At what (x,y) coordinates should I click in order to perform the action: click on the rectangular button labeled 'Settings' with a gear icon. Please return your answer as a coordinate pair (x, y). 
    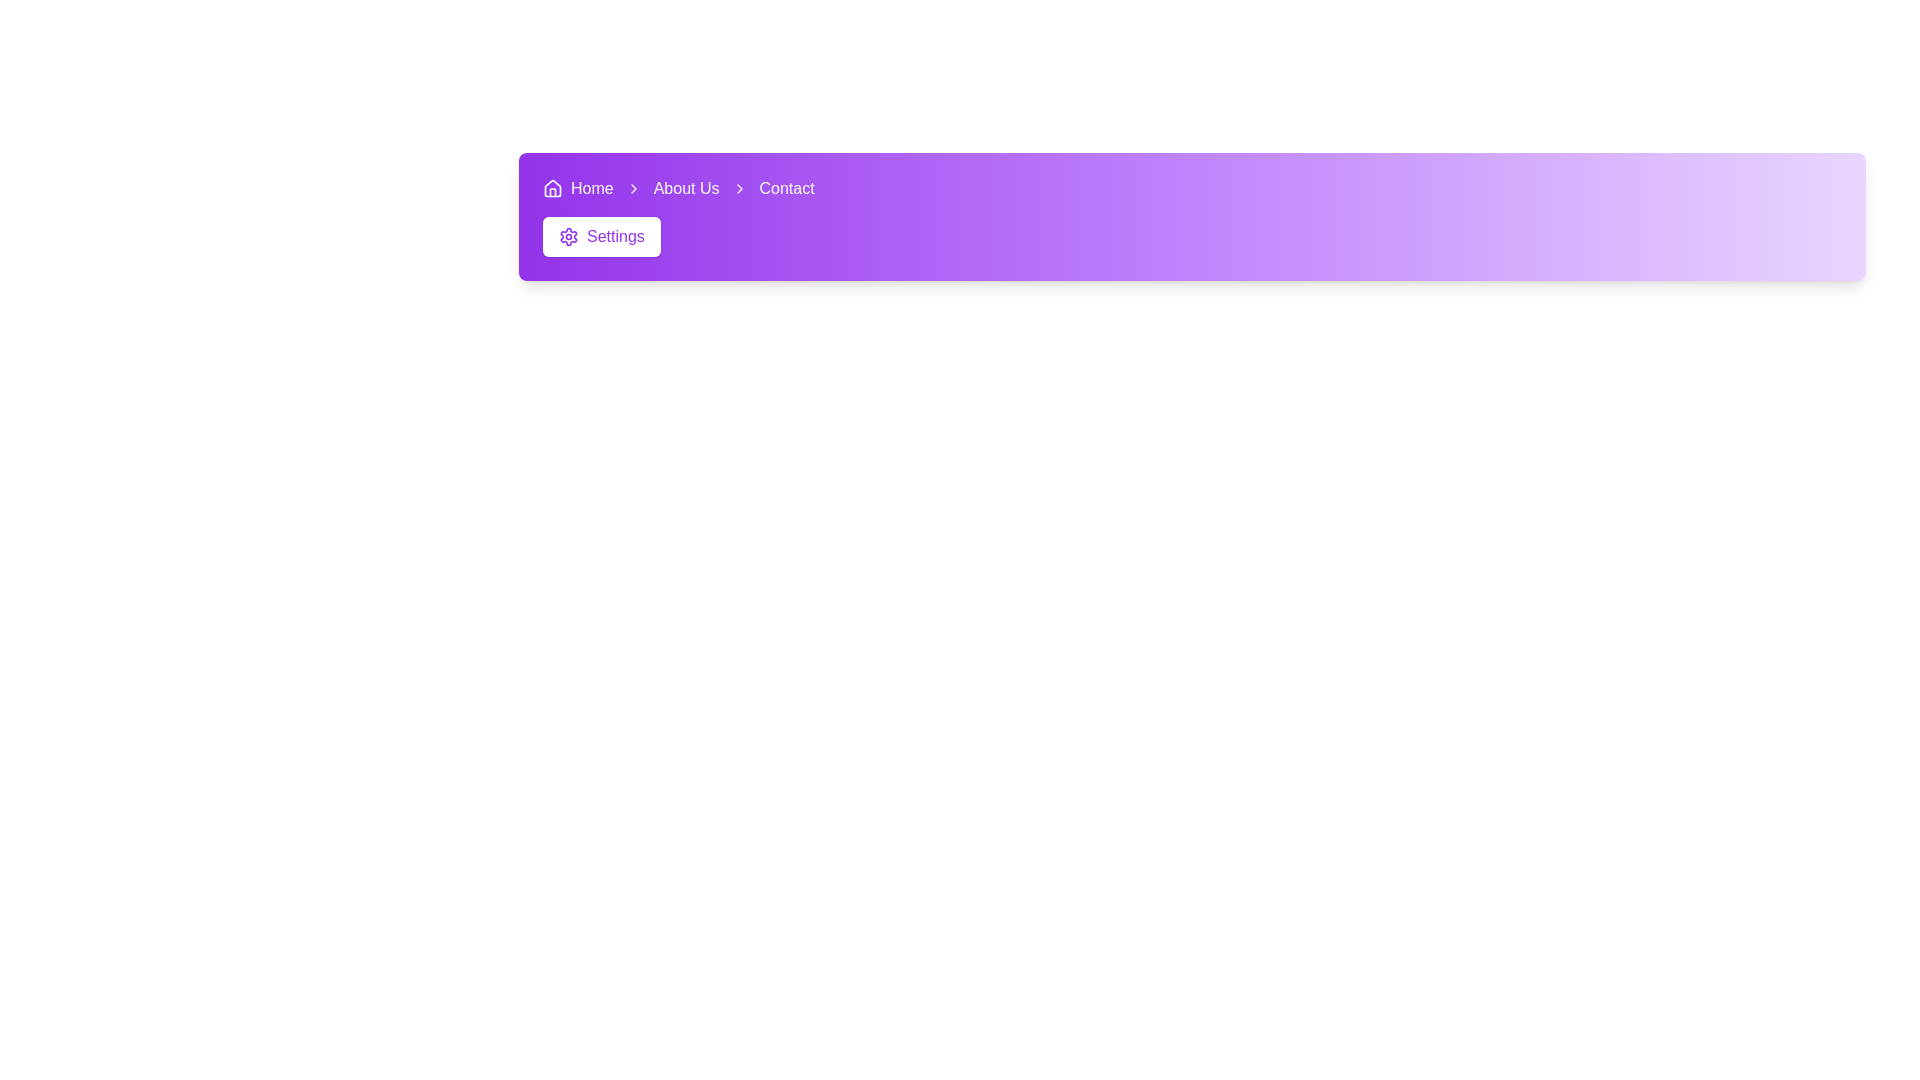
    Looking at the image, I should click on (600, 235).